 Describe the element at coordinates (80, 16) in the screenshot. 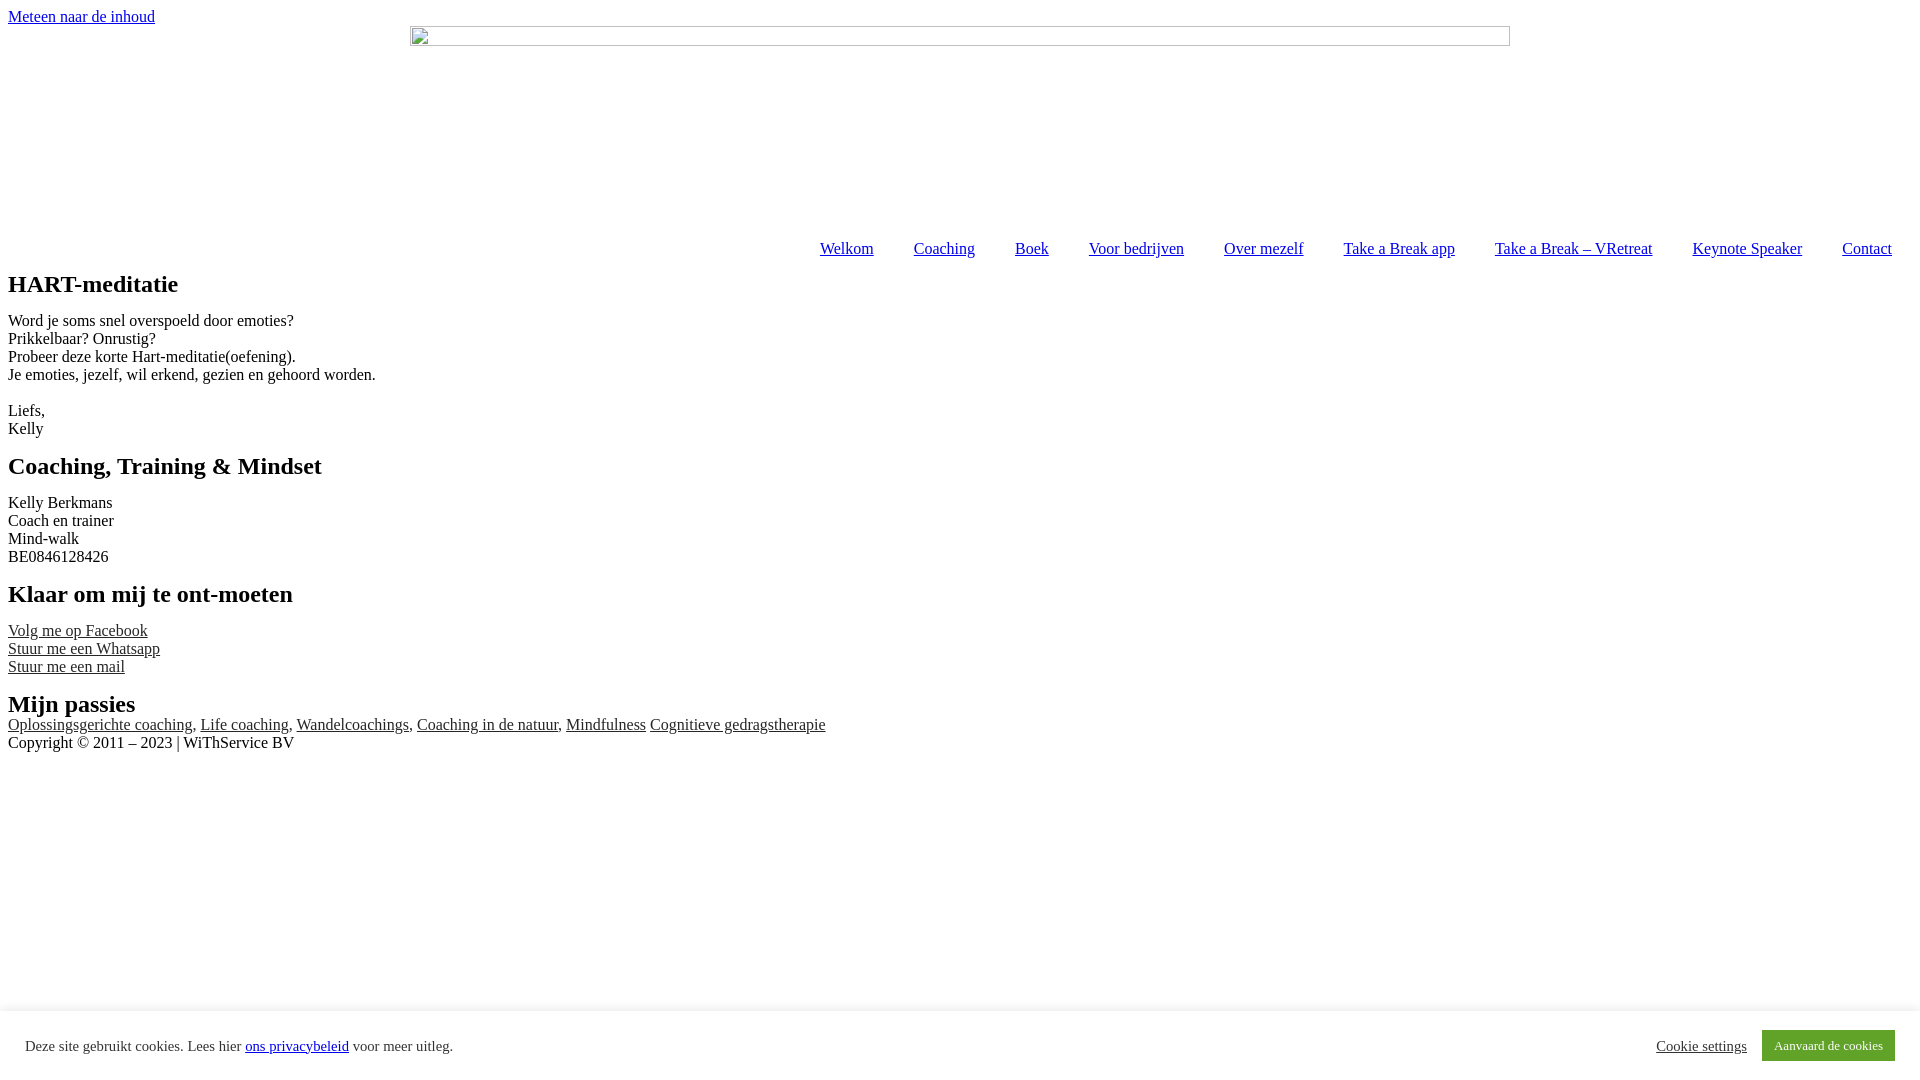

I see `'Meteen naar de inhoud'` at that location.